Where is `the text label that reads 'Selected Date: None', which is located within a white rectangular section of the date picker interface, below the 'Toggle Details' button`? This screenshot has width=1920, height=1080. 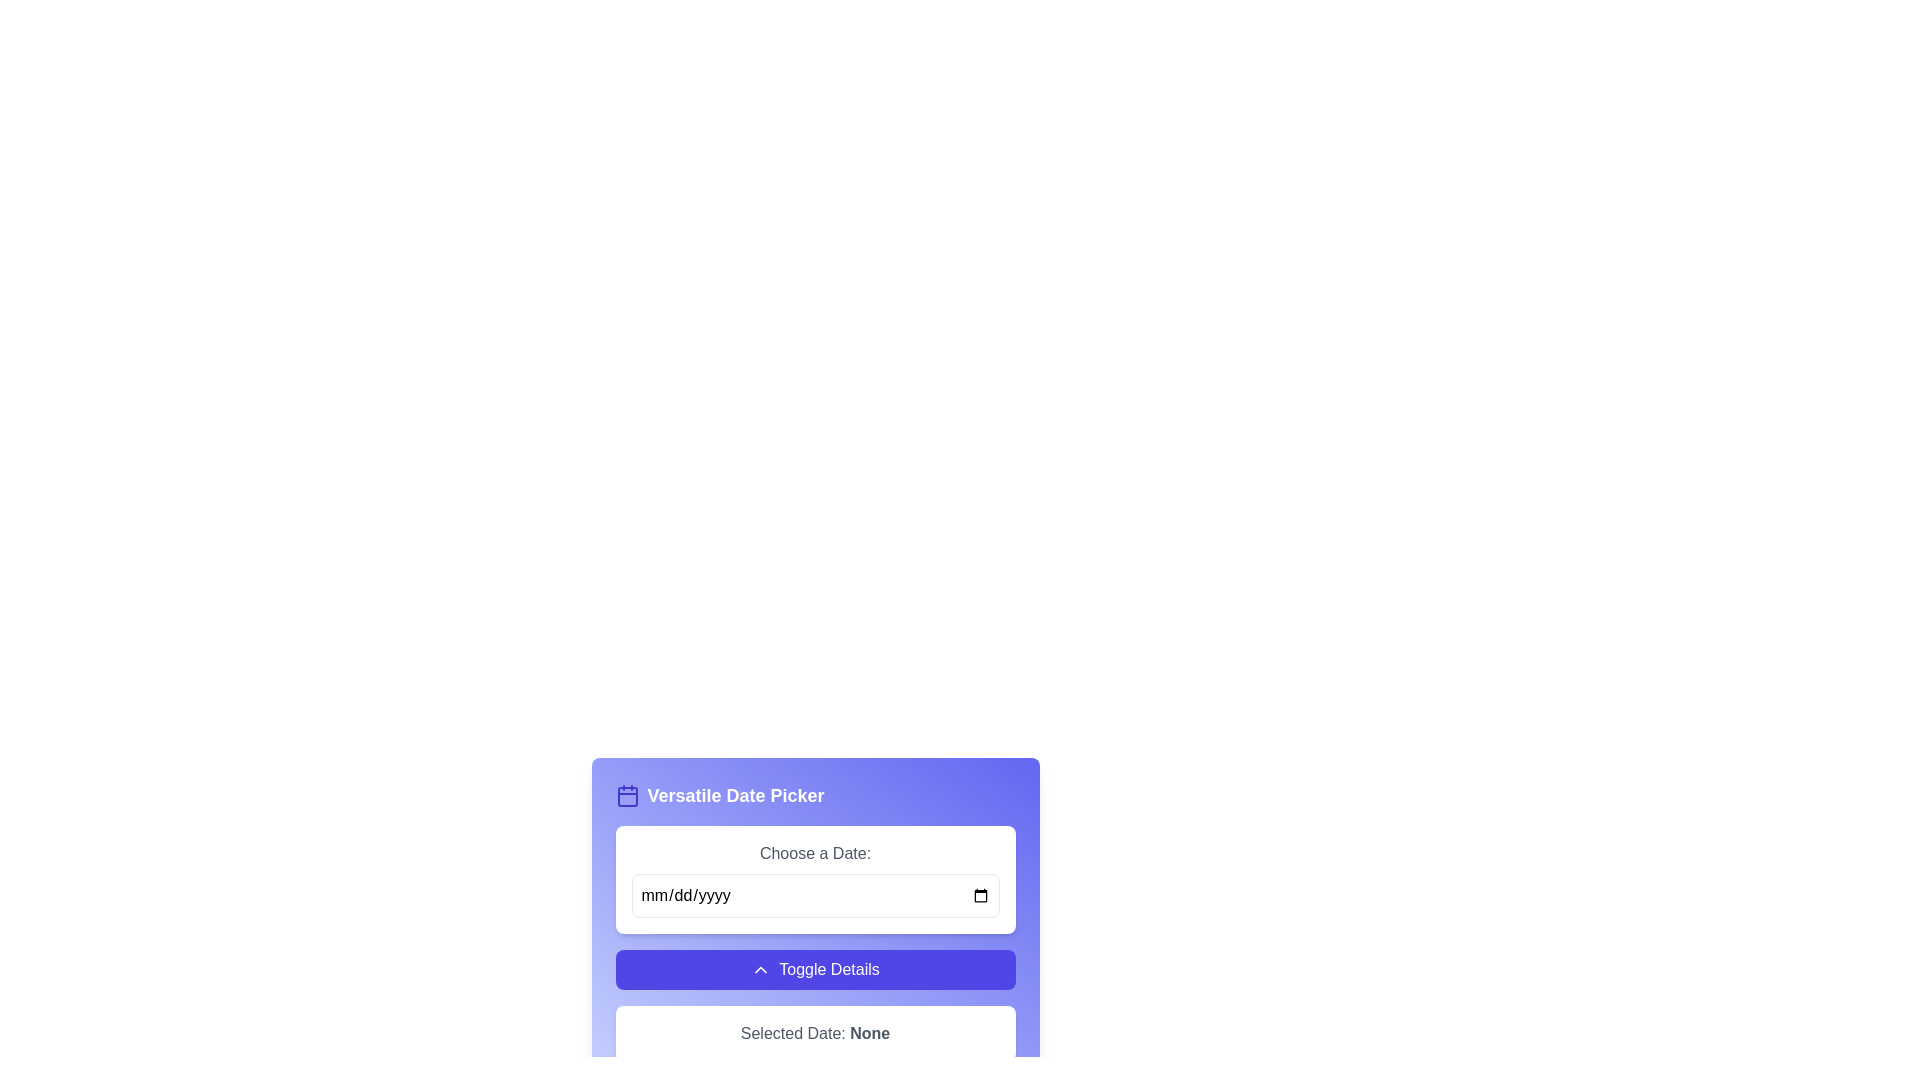
the text label that reads 'Selected Date: None', which is located within a white rectangular section of the date picker interface, below the 'Toggle Details' button is located at coordinates (815, 1033).